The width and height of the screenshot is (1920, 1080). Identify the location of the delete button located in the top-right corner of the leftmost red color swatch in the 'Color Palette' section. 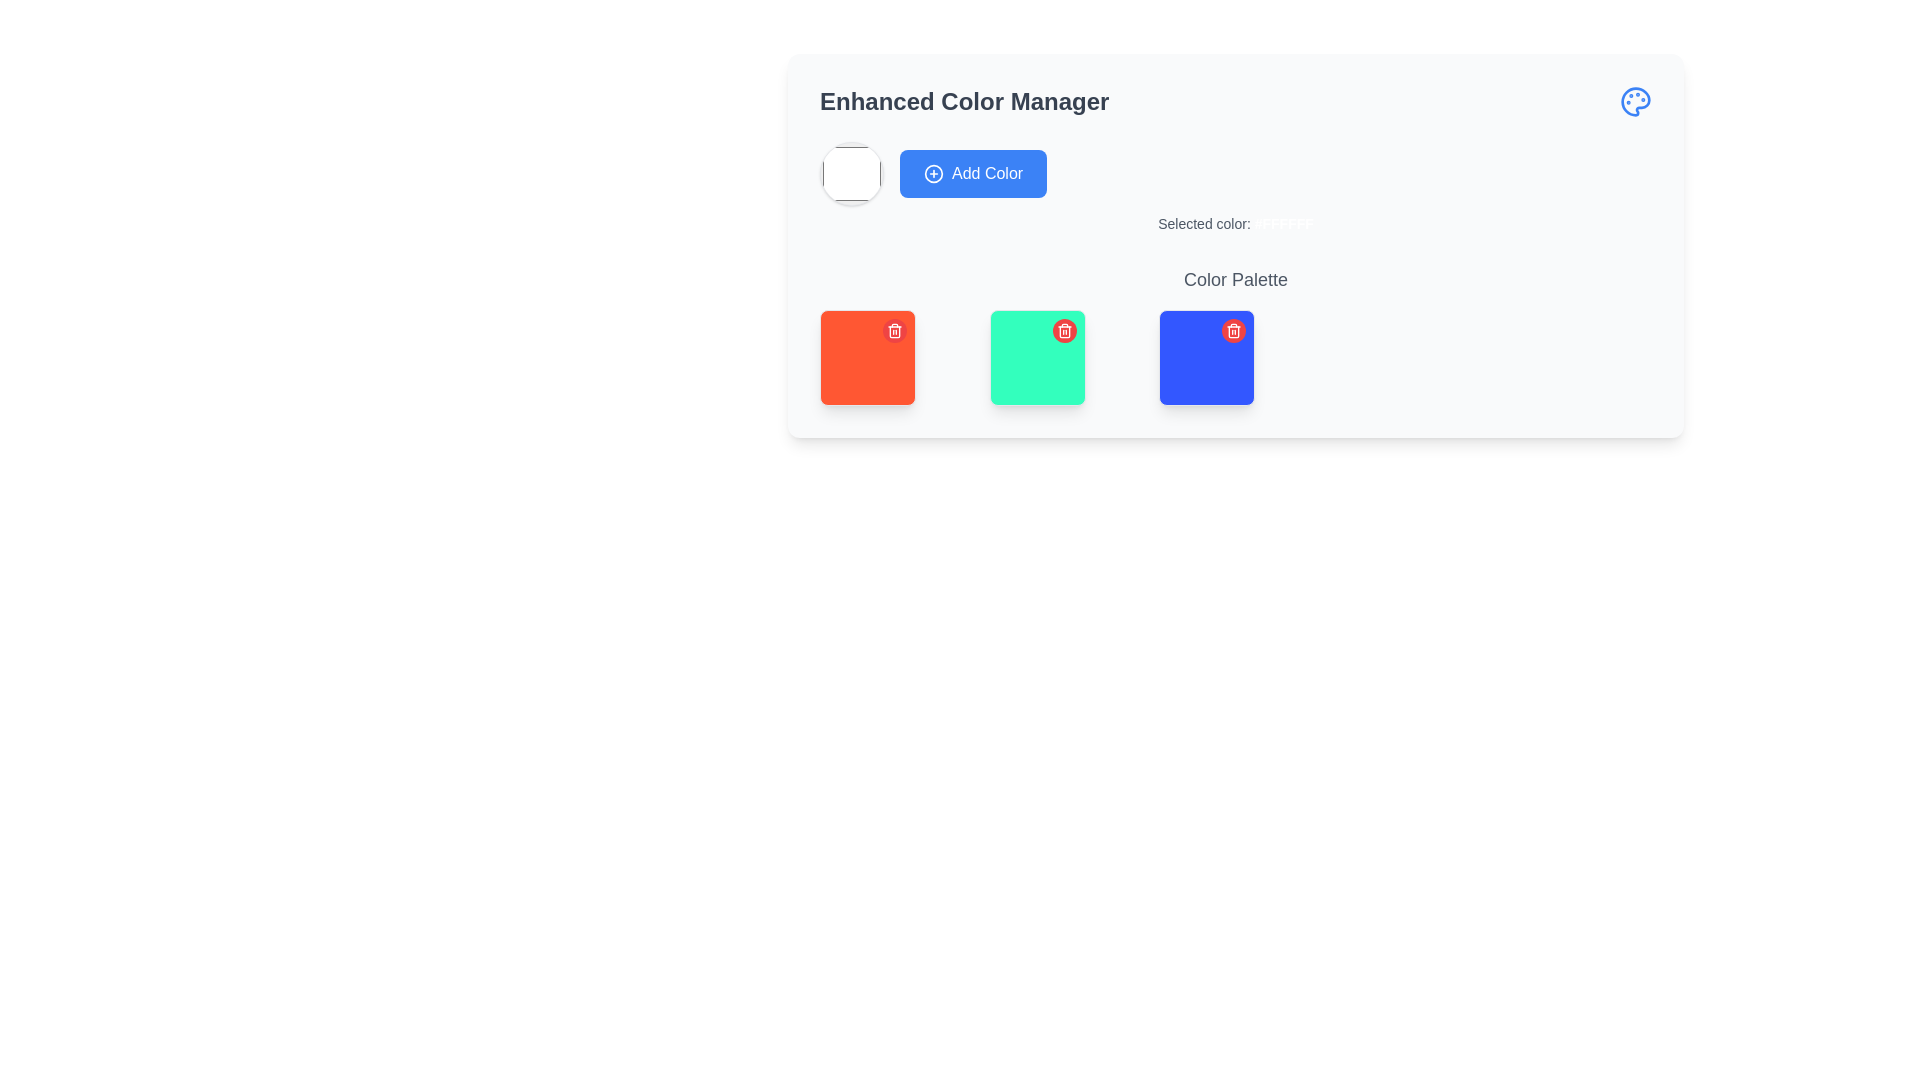
(893, 330).